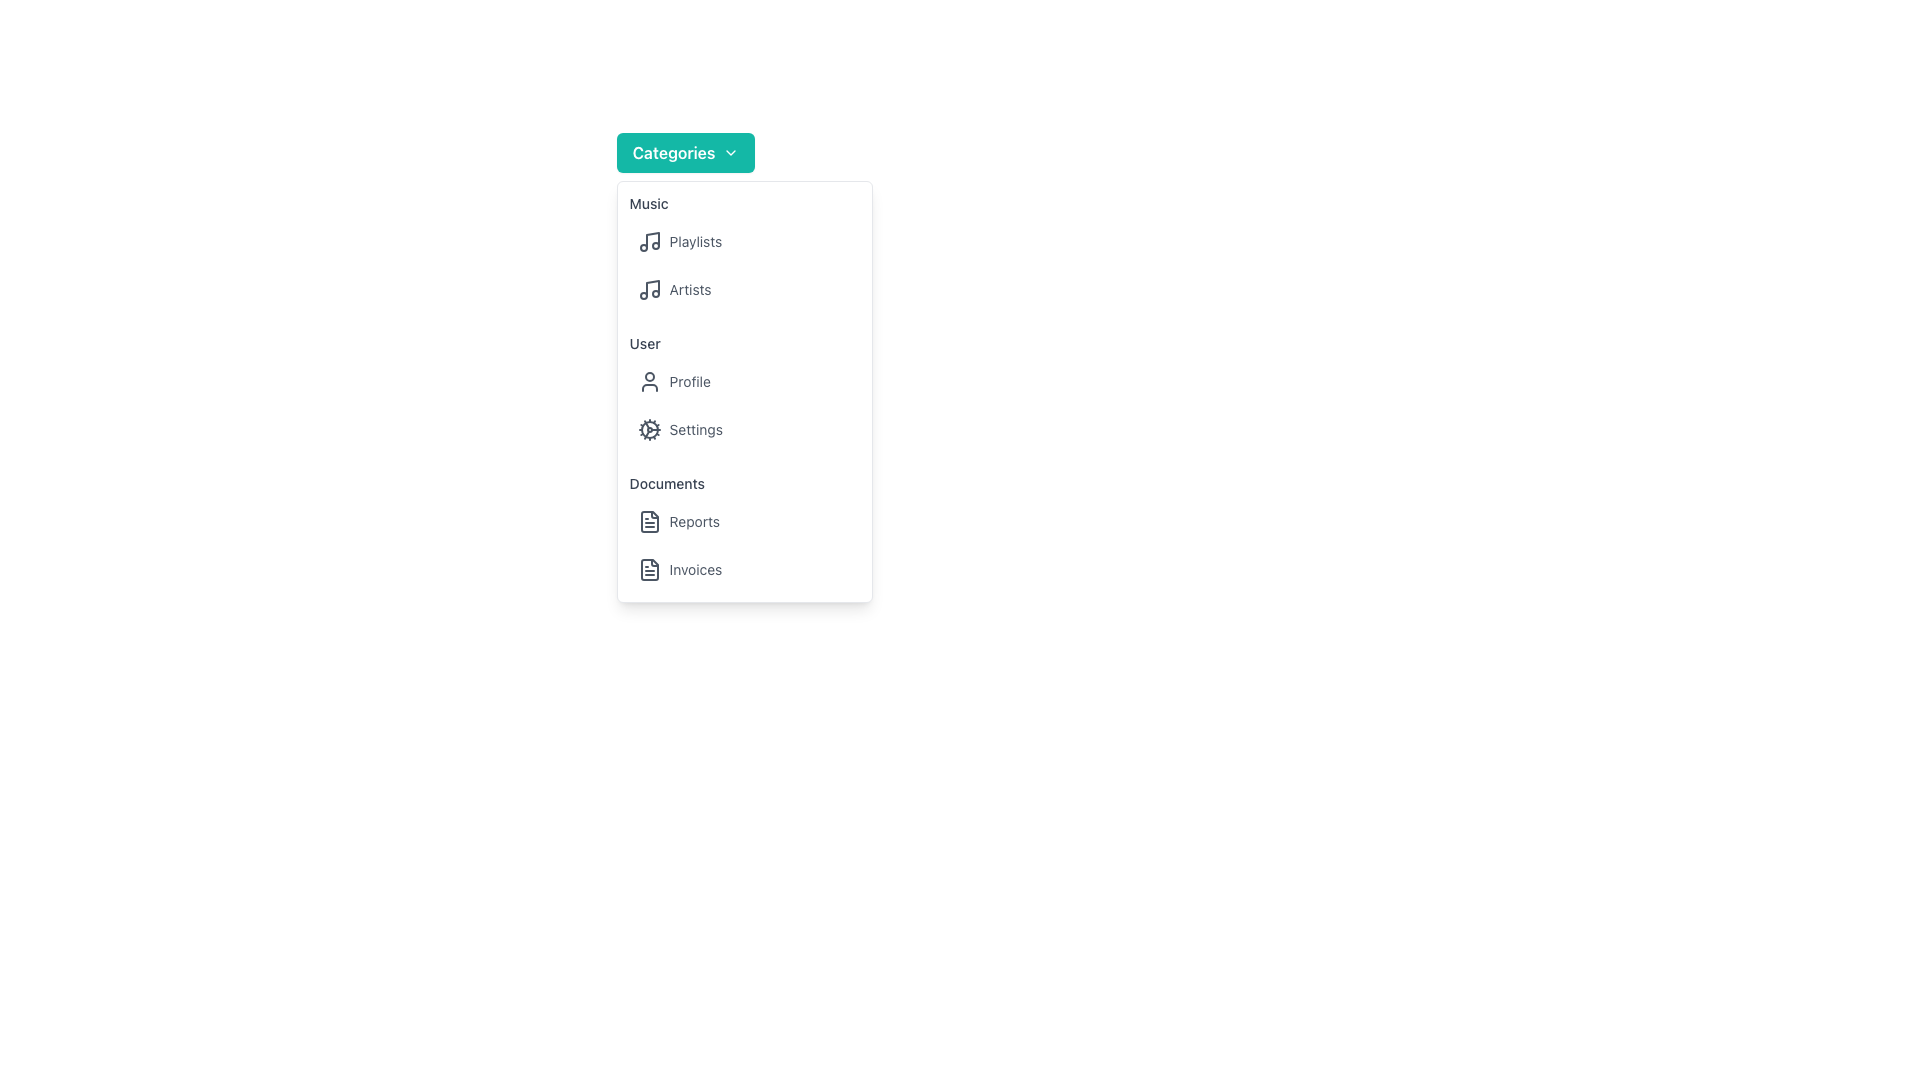 The height and width of the screenshot is (1080, 1920). I want to click on the Chevron or dropdown indicator icon located to the right of the 'Categories' button, so click(730, 152).